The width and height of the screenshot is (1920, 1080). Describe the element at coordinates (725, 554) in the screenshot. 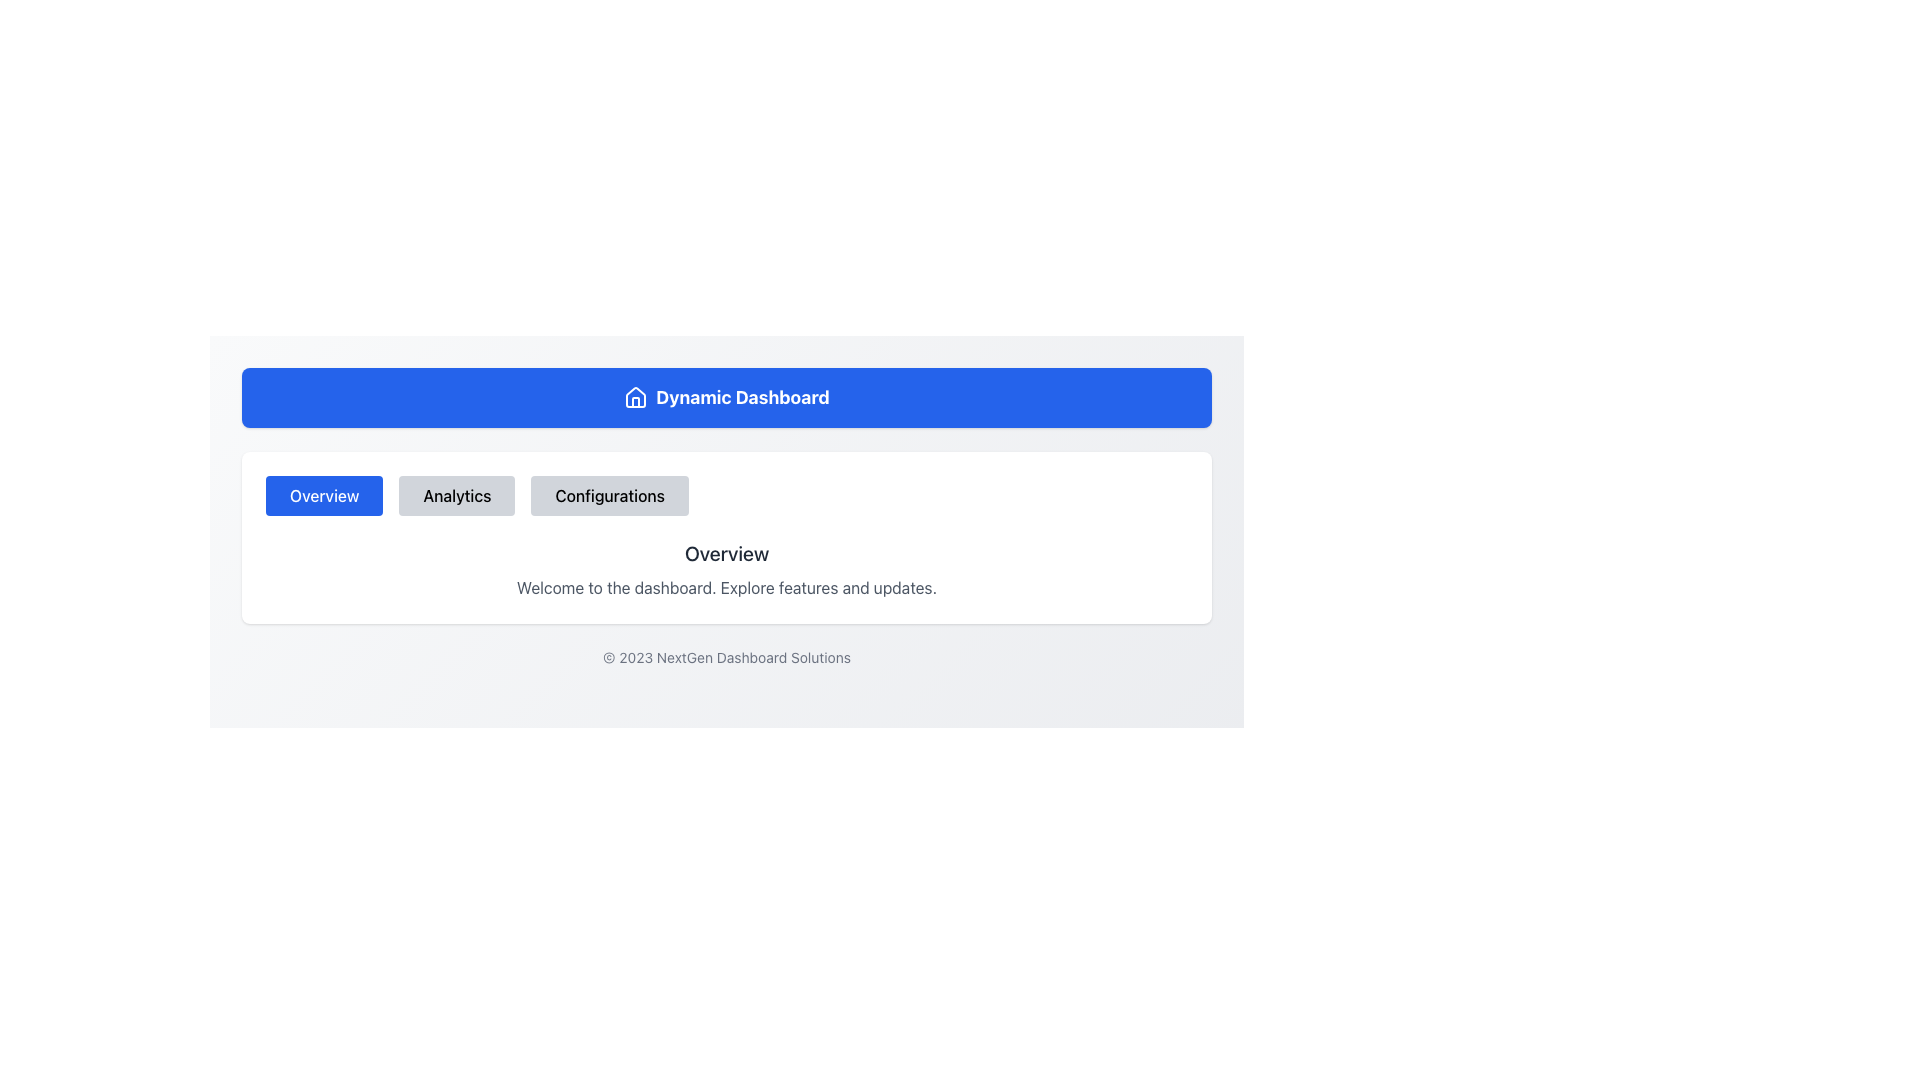

I see `the text label which serves as the heading or title for the current section, located horizontally centered beneath the navigation bar` at that location.